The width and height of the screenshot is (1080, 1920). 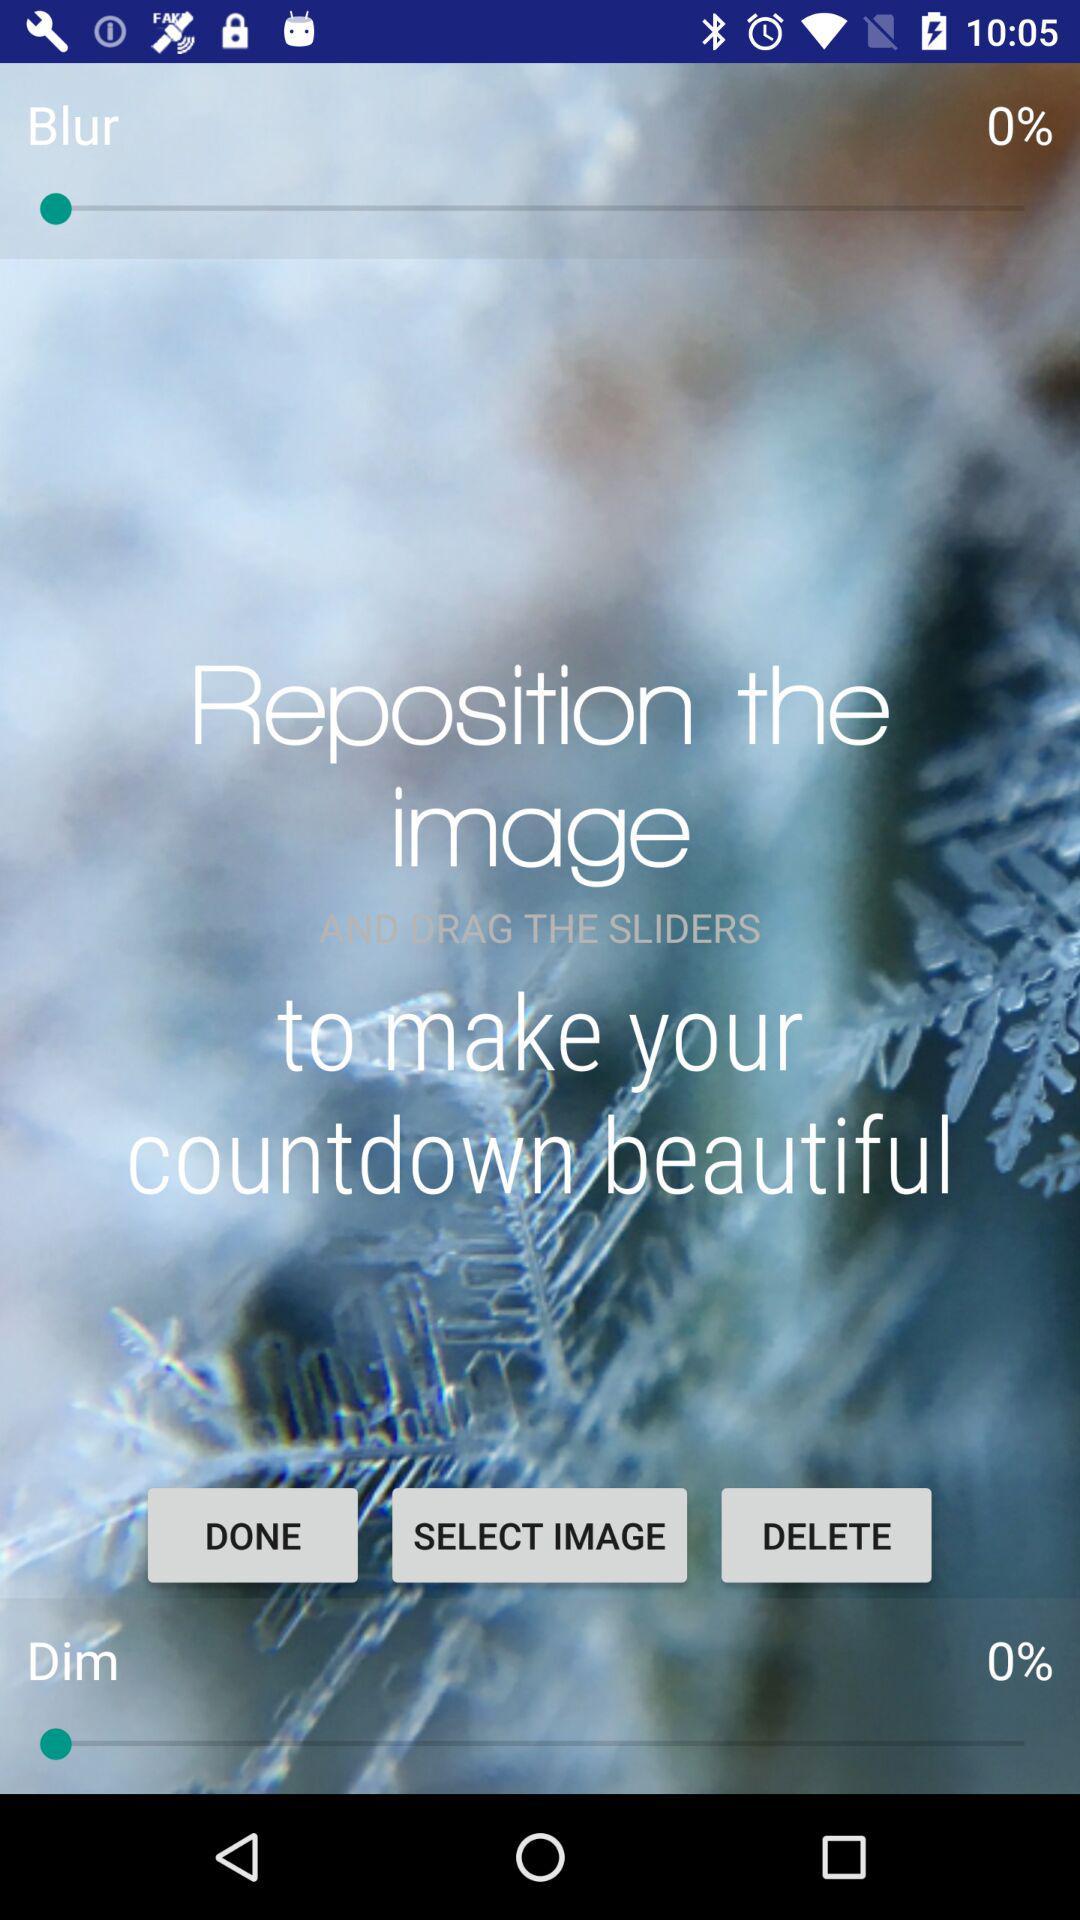 What do you see at coordinates (826, 1534) in the screenshot?
I see `the item below to make your icon` at bounding box center [826, 1534].